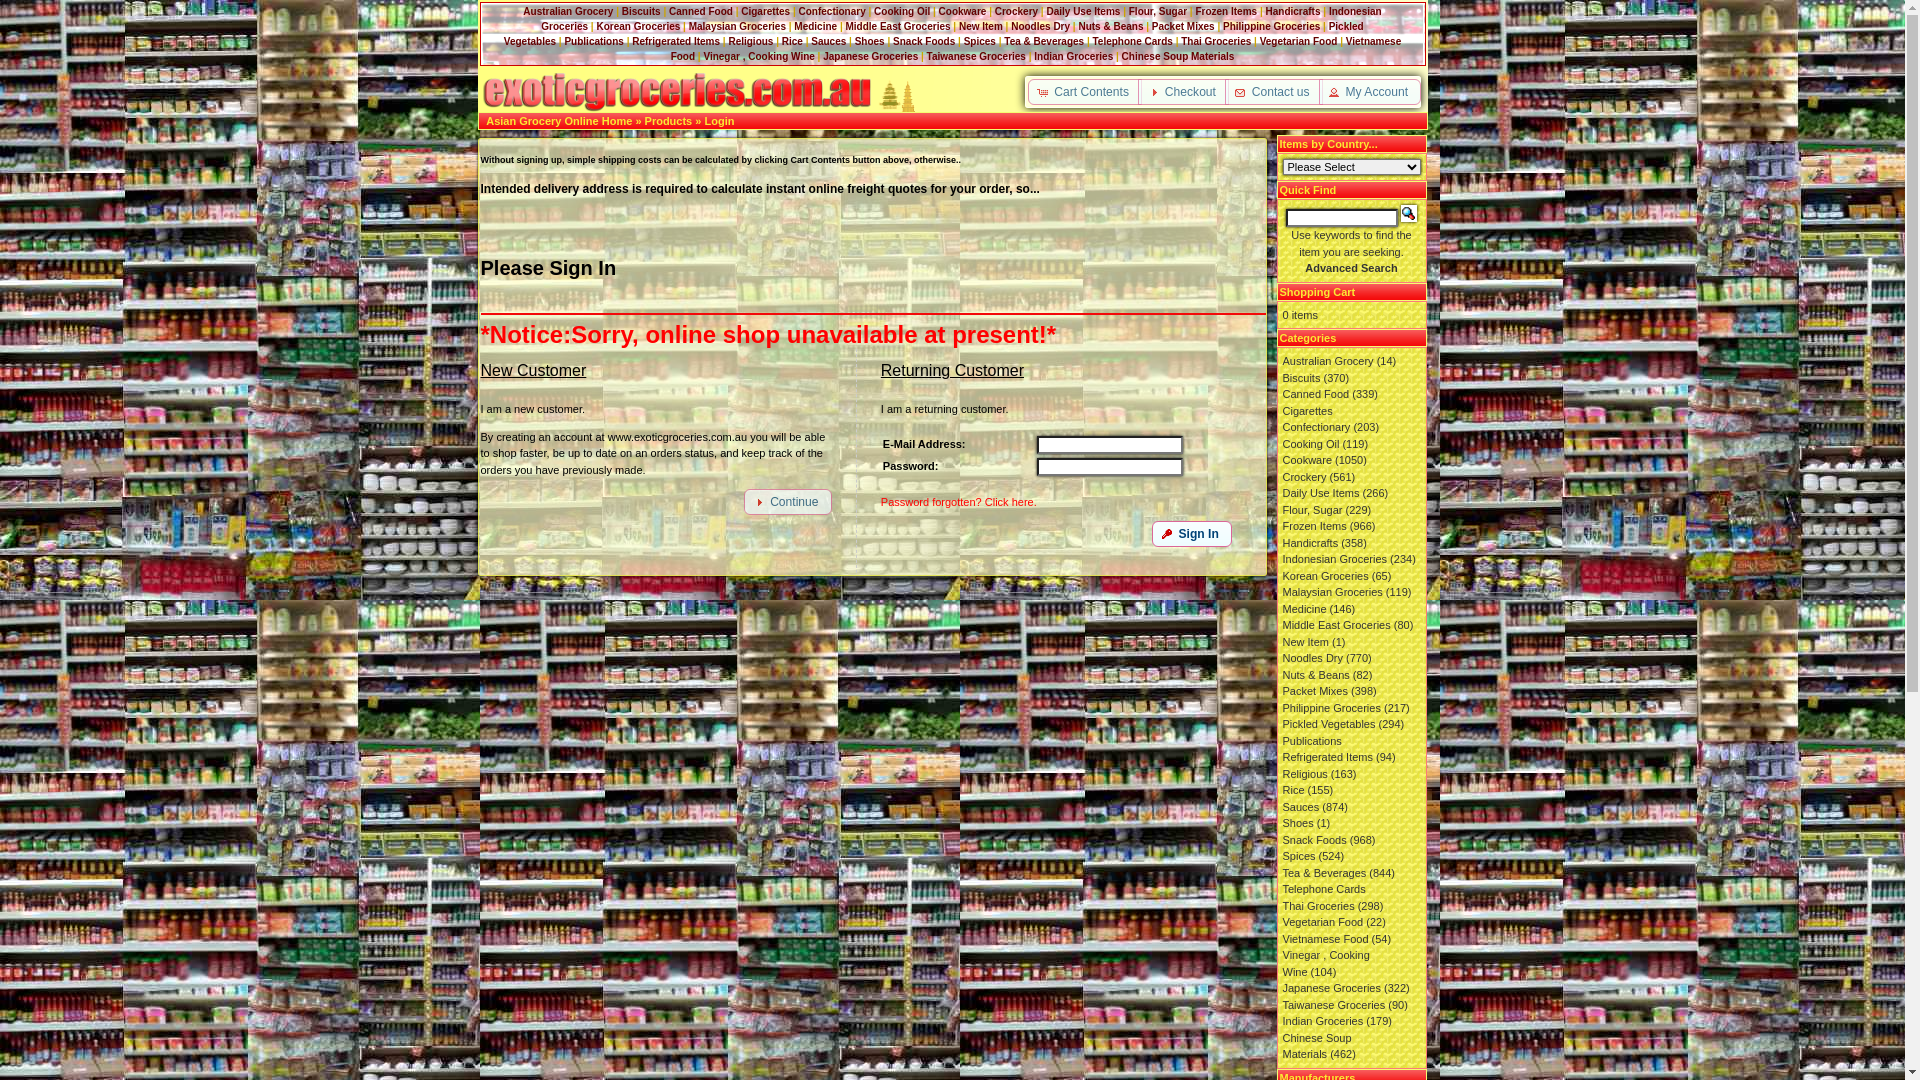  Describe the element at coordinates (592, 41) in the screenshot. I see `'Publications'` at that location.